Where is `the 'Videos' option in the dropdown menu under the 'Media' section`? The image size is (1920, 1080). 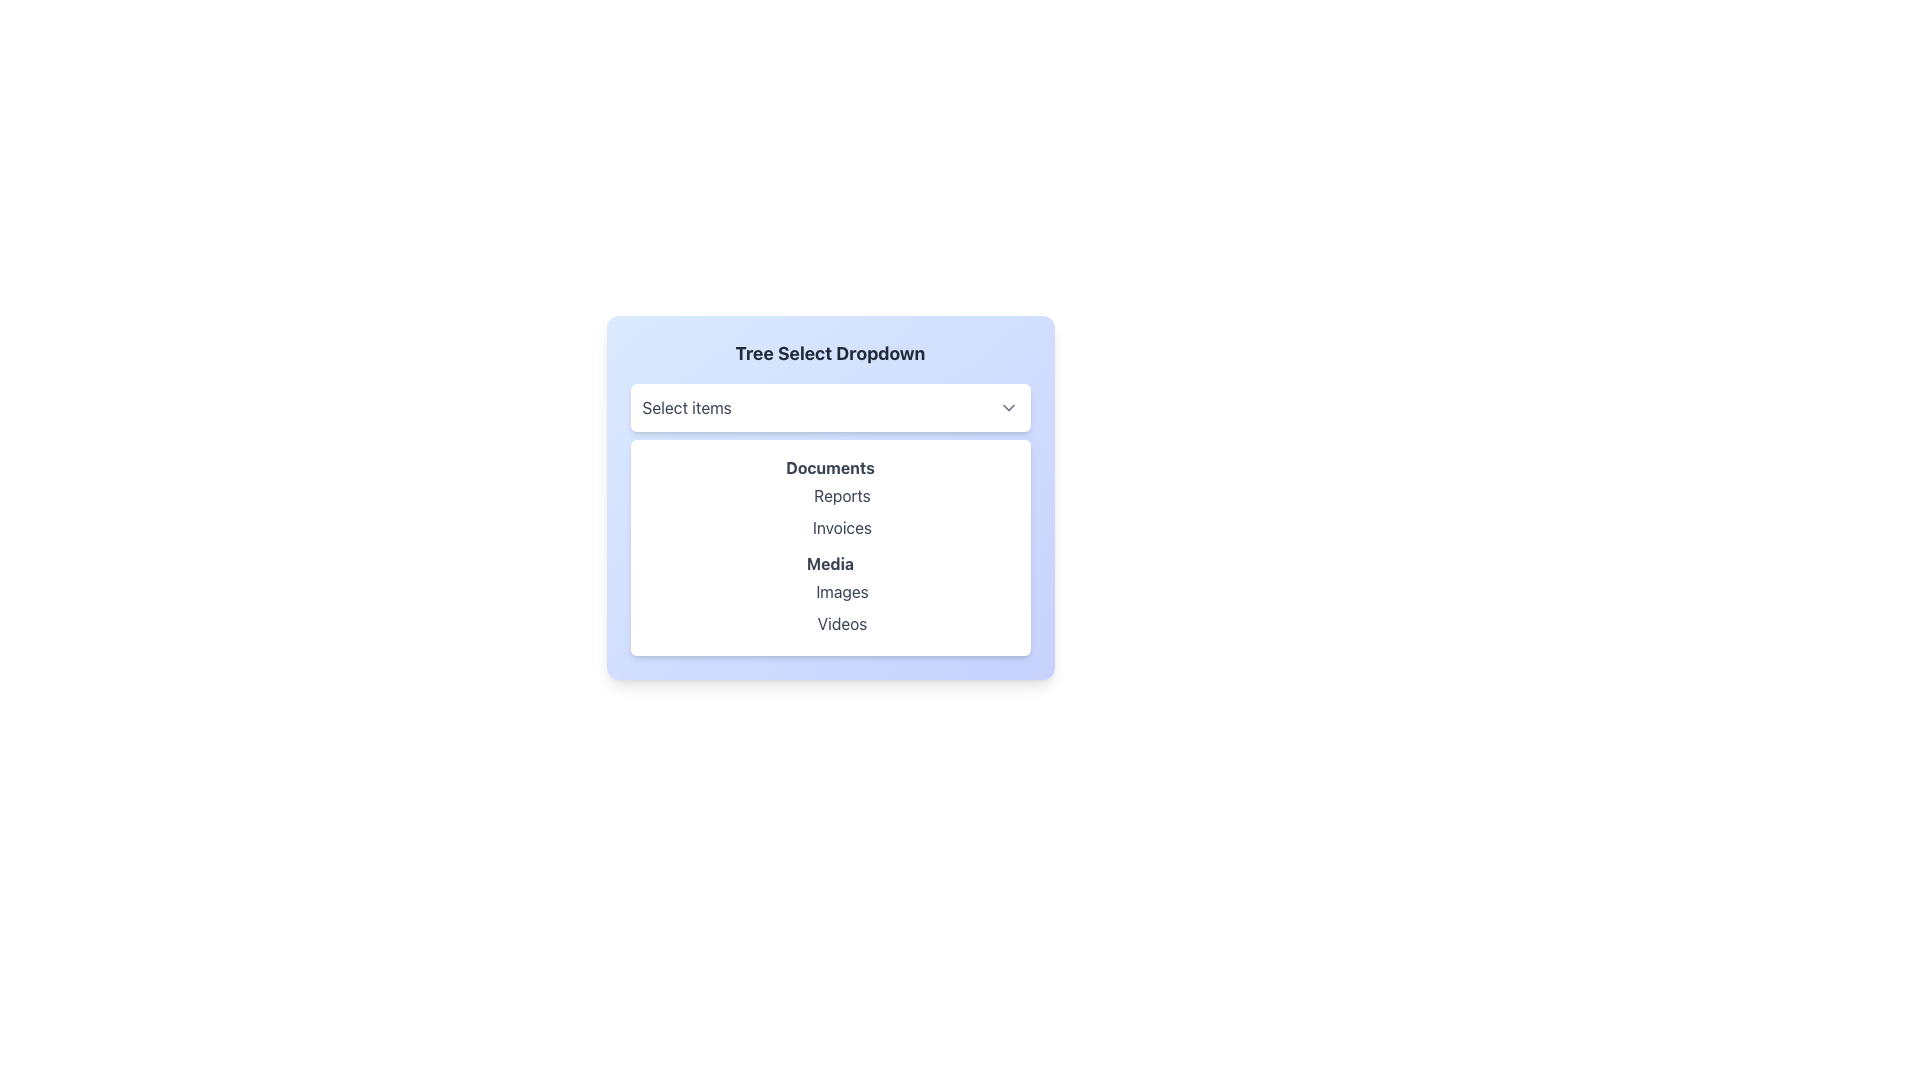 the 'Videos' option in the dropdown menu under the 'Media' section is located at coordinates (838, 623).